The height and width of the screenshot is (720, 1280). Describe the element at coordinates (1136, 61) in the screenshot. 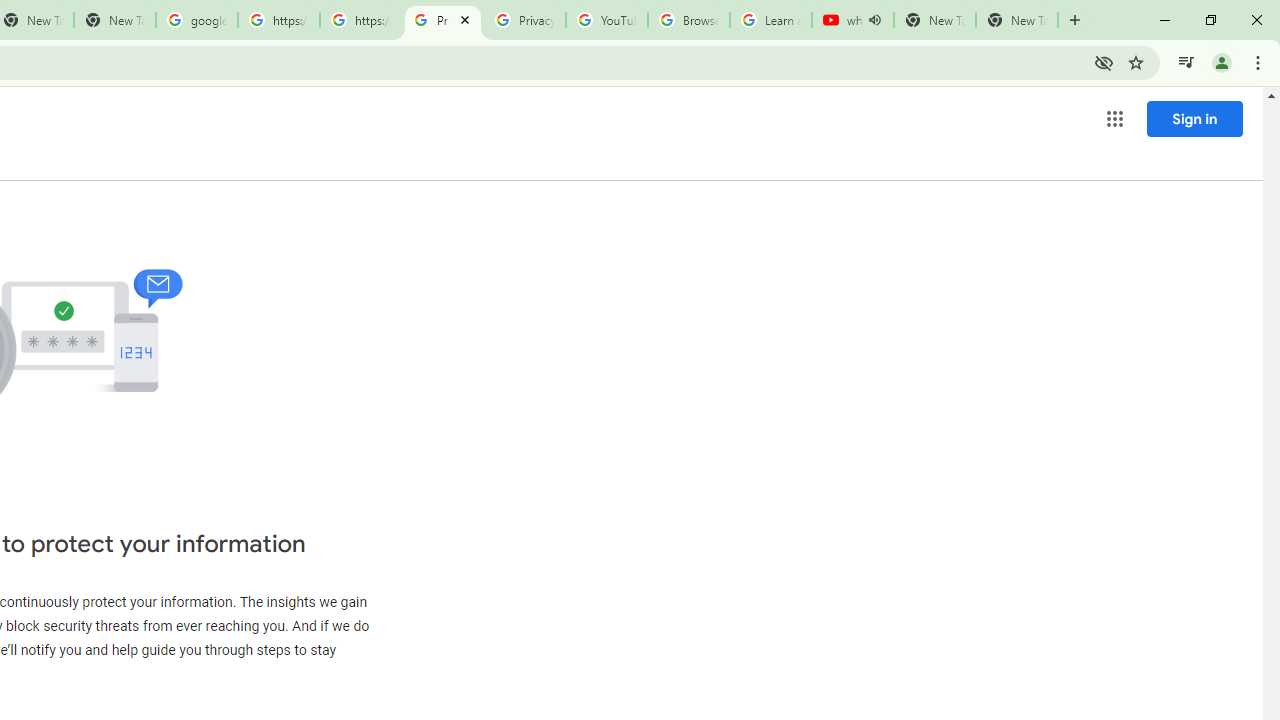

I see `'Bookmark this tab'` at that location.